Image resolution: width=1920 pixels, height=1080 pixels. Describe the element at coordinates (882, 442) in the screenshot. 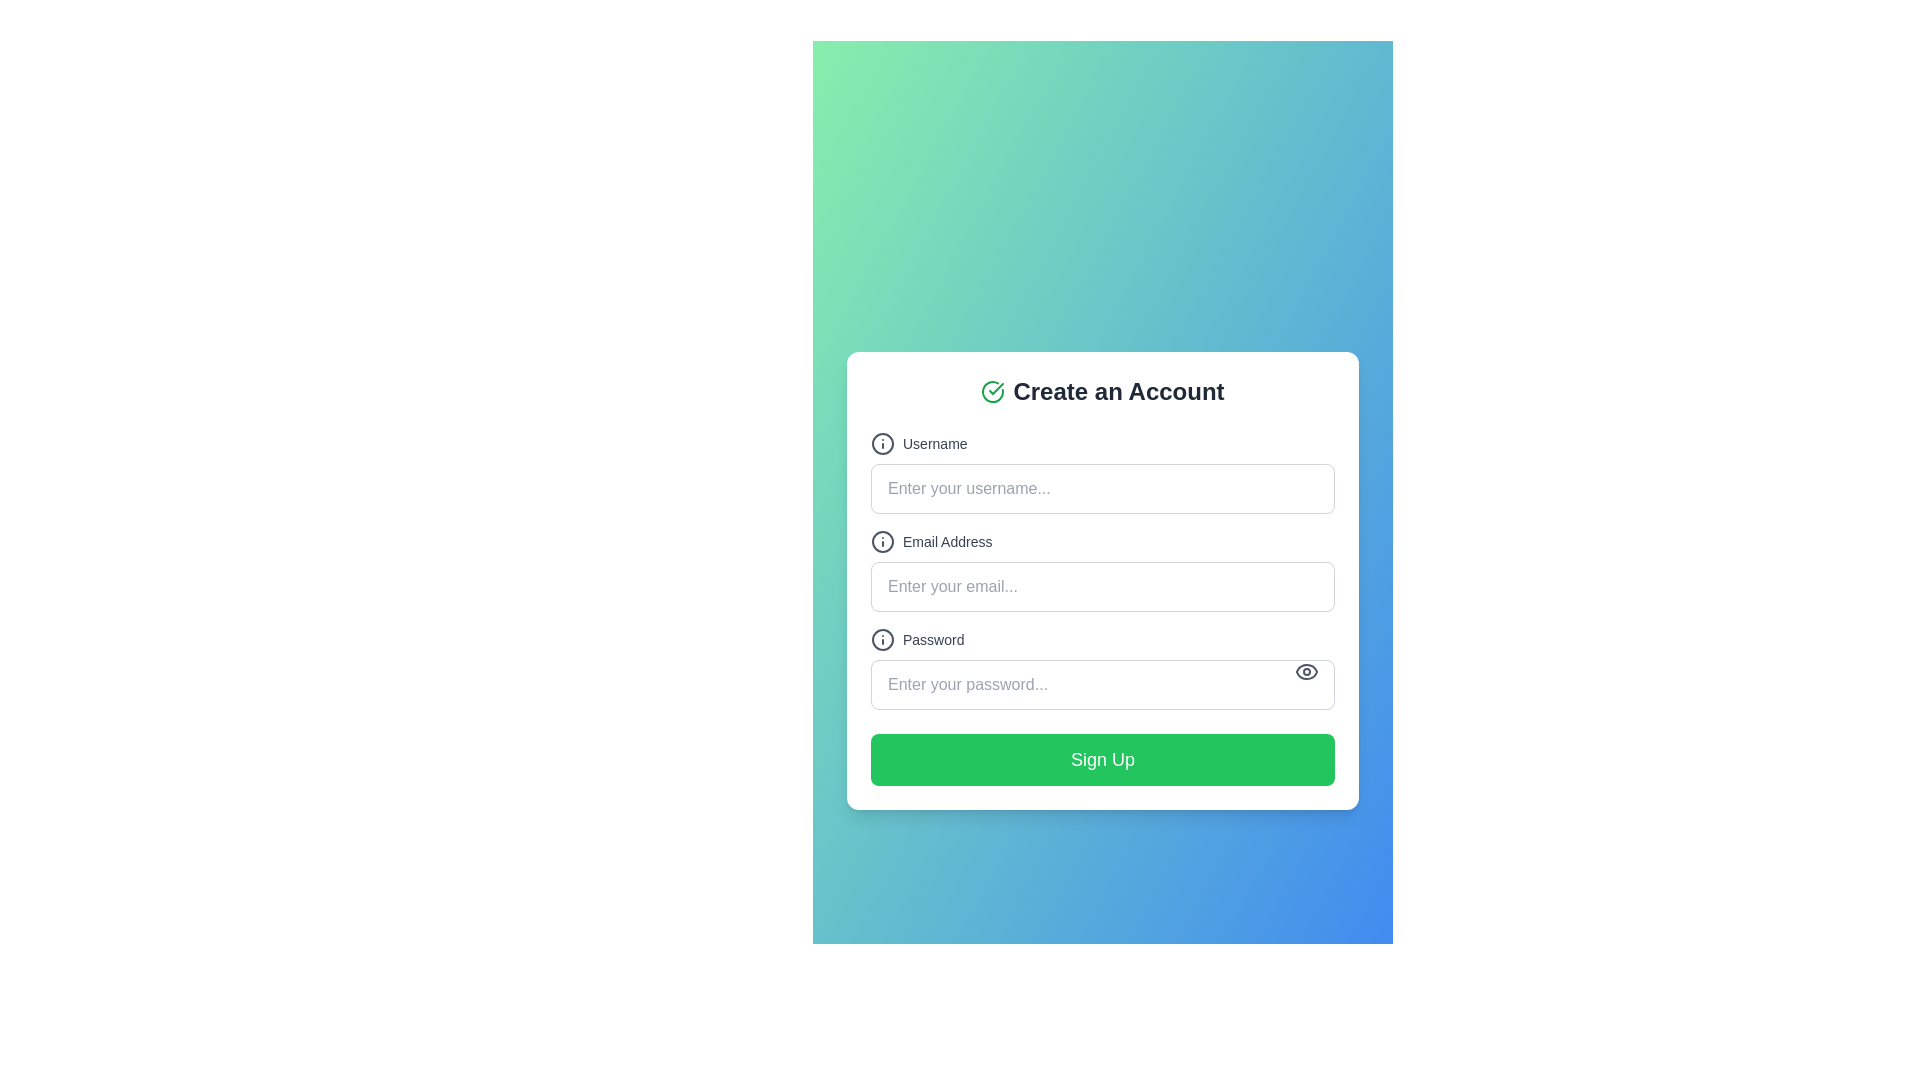

I see `the circular gray icon with an 'i' letter, located to the left of the 'Username' label at the top left of the form field` at that location.